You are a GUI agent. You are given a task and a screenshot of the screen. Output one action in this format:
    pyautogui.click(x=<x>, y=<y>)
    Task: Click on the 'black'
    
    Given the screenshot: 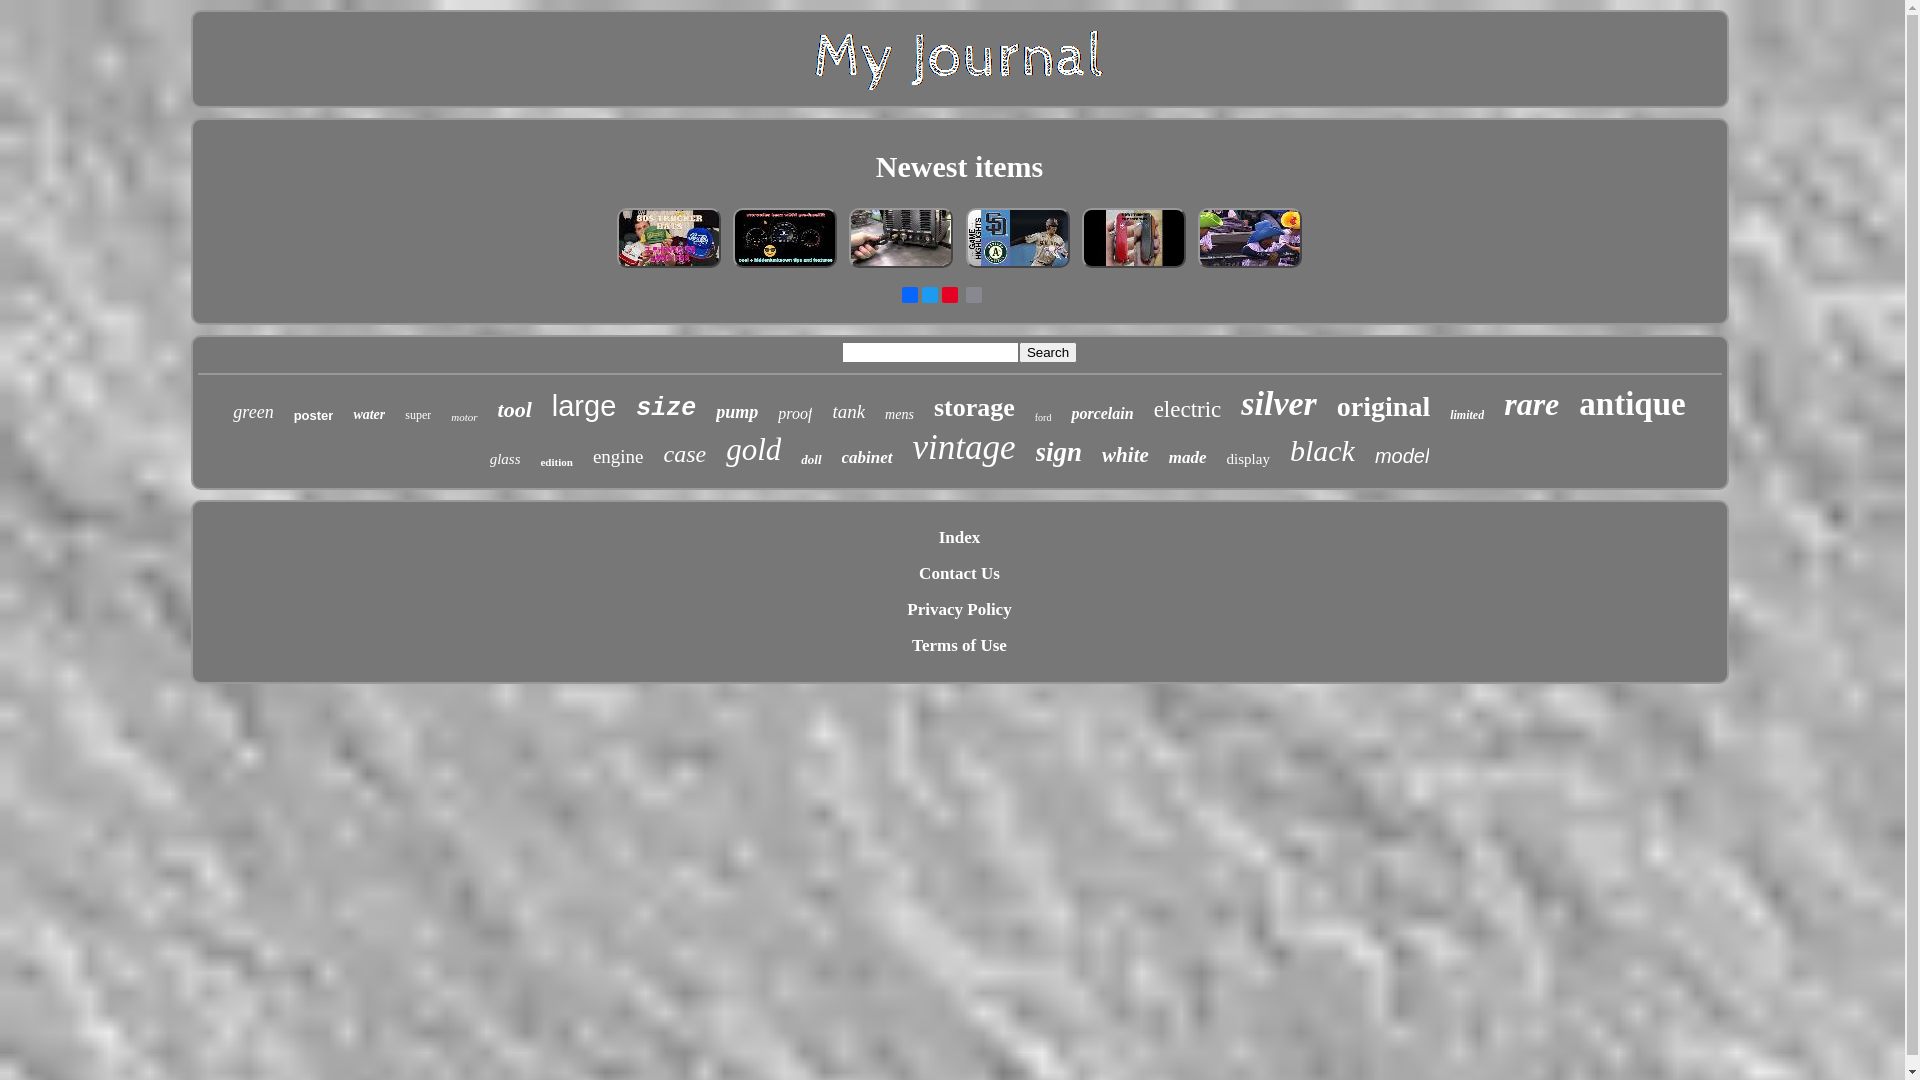 What is the action you would take?
    pyautogui.click(x=1322, y=451)
    